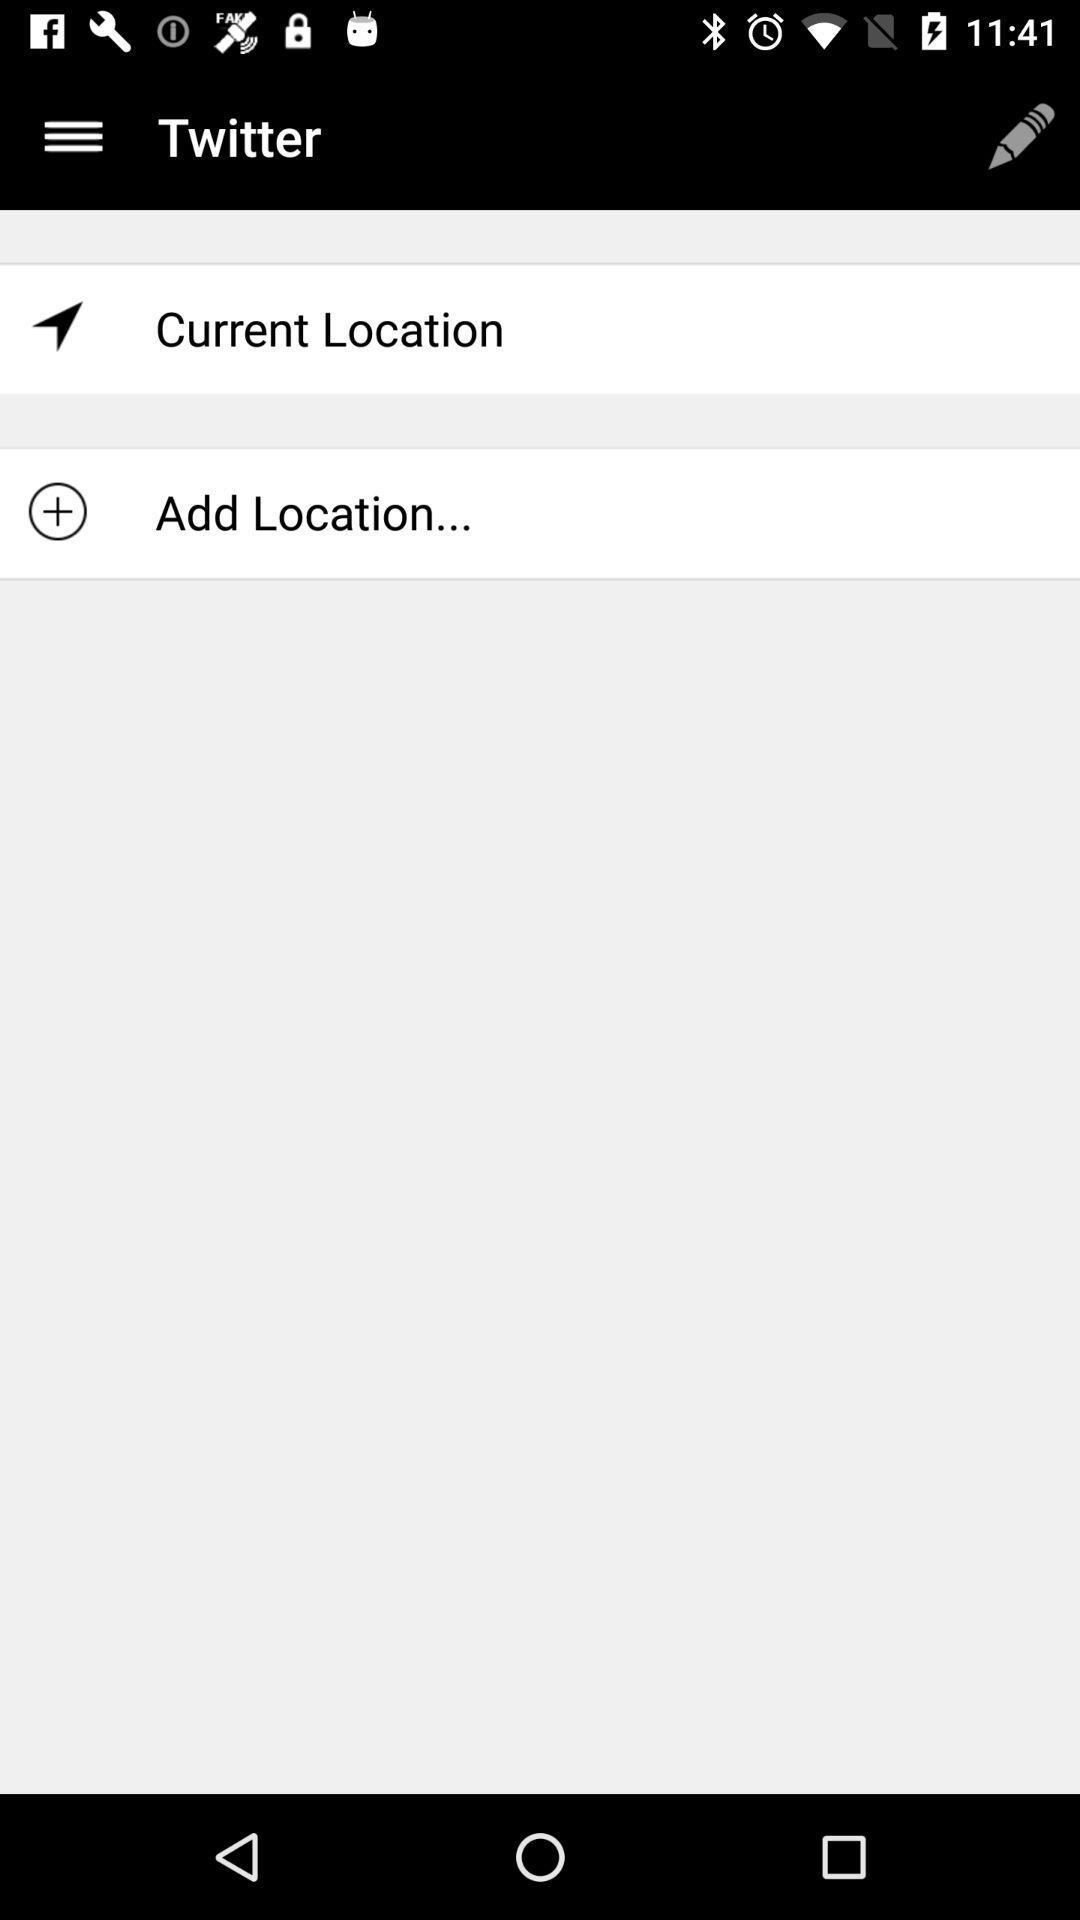 This screenshot has width=1080, height=1920. What do you see at coordinates (1021, 135) in the screenshot?
I see `the icon above current location item` at bounding box center [1021, 135].